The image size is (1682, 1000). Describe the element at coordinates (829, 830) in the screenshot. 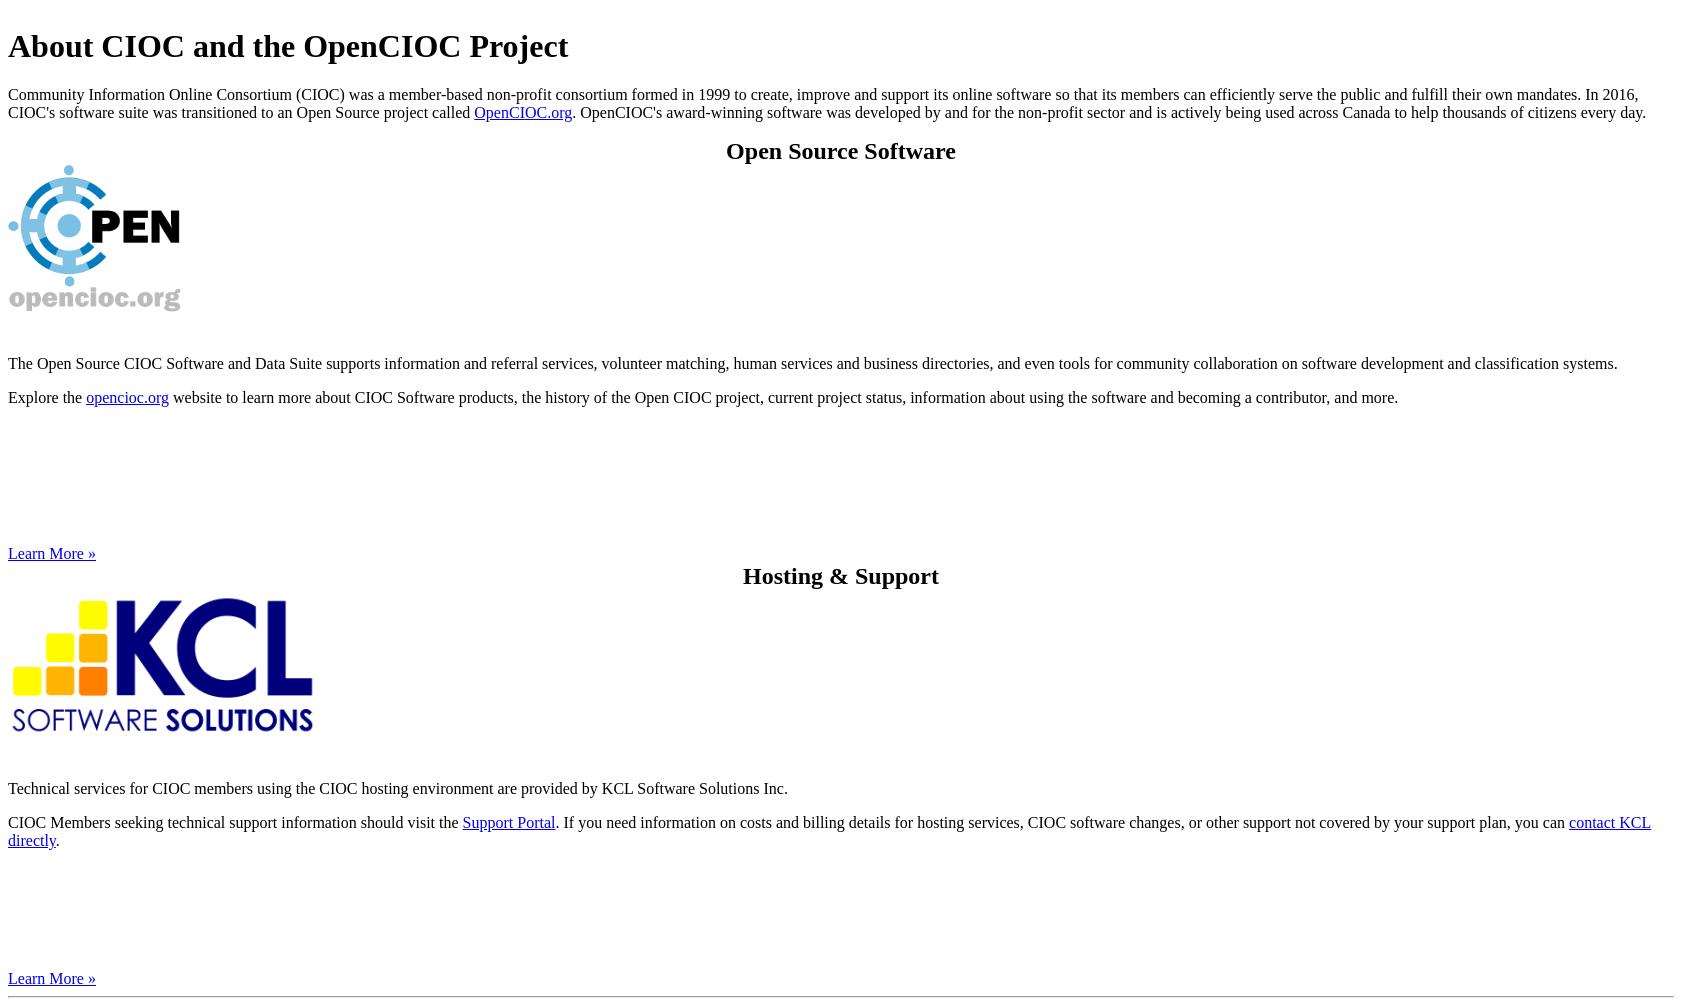

I see `'contact KCL directly'` at that location.